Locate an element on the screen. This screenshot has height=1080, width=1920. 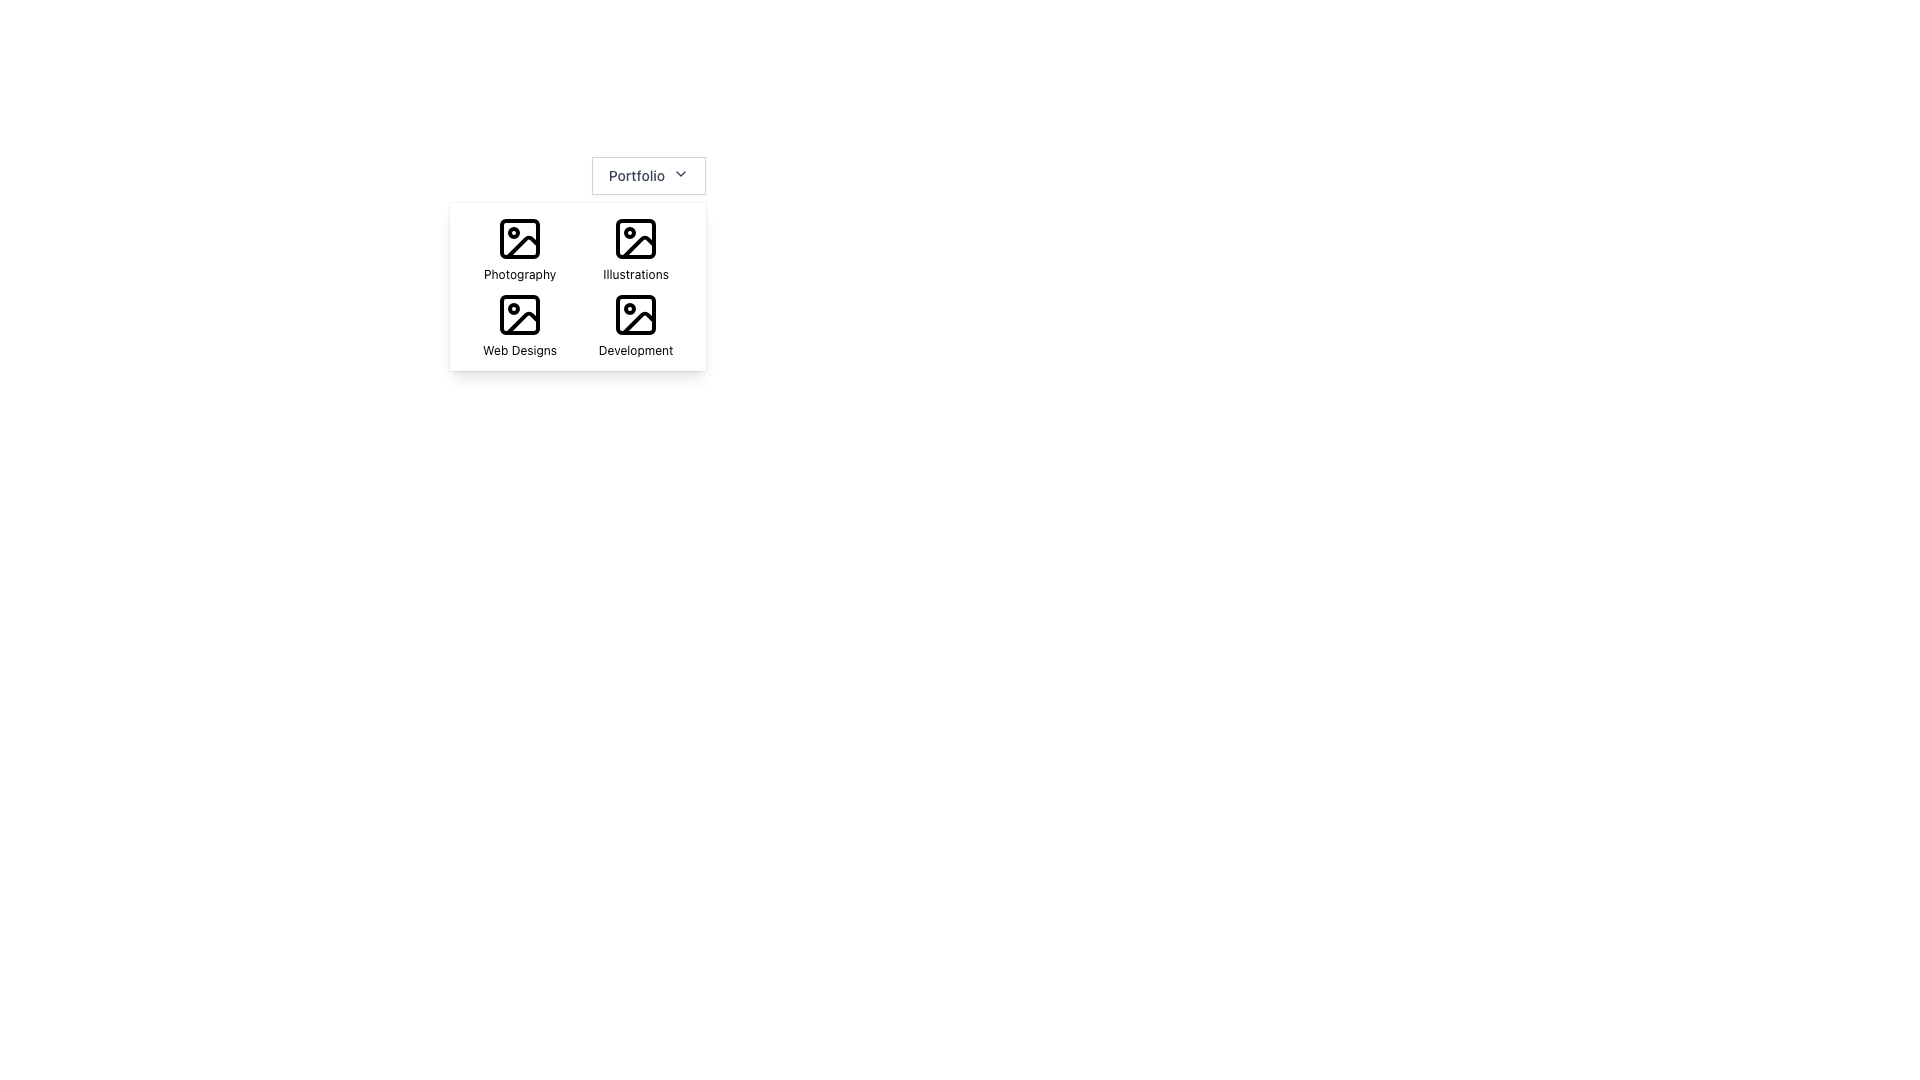
the 'Illustrations' Grid Option, which is represented by a square icon with a picture frame graphic and is located in the top-right section of the grid, below the 'Photography' option is located at coordinates (634, 248).